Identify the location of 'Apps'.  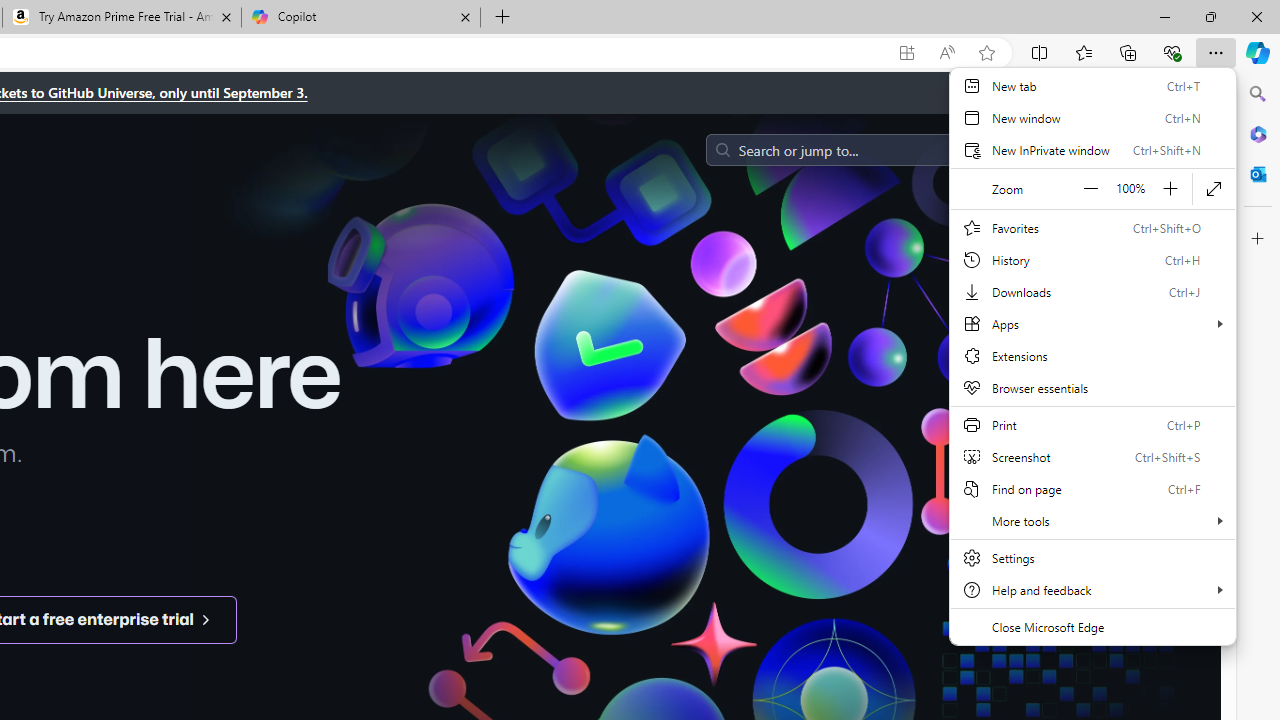
(1092, 323).